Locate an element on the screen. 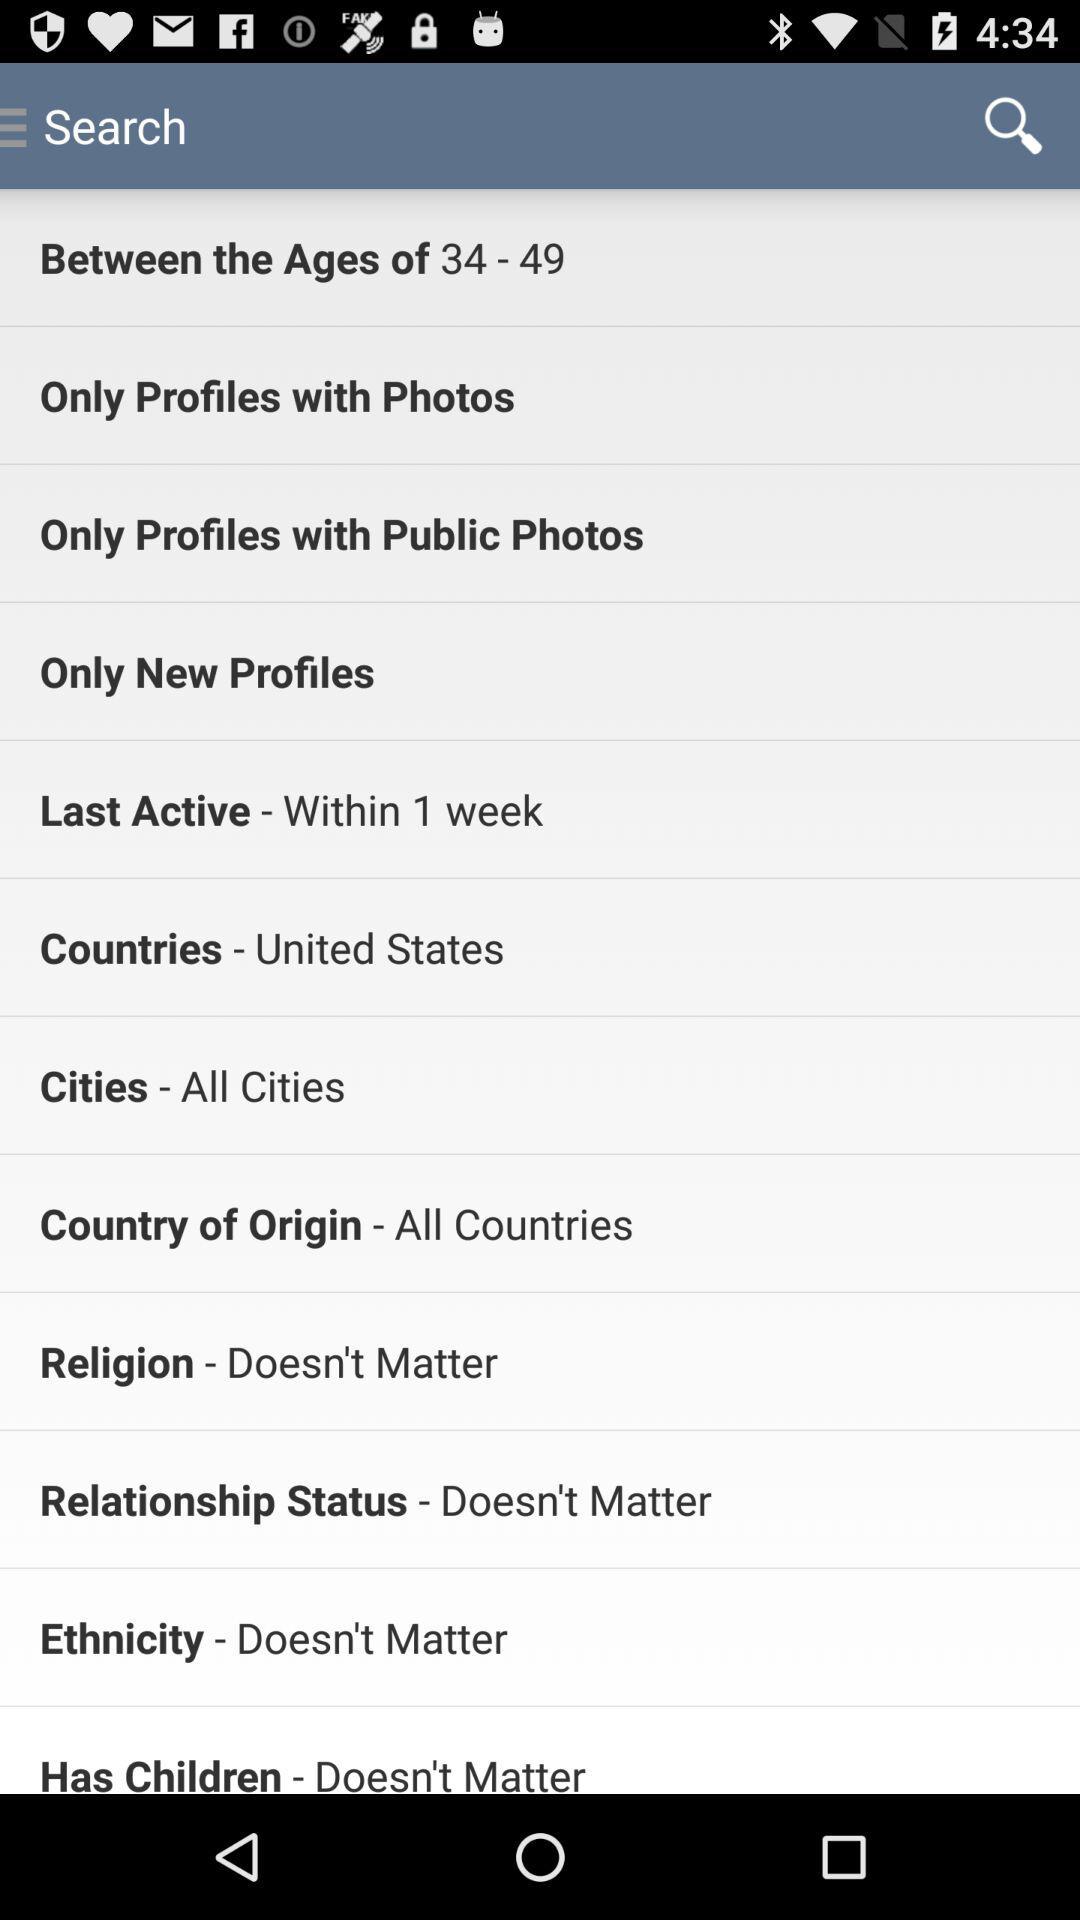 The image size is (1080, 1920). item to the right of cities icon is located at coordinates (246, 1084).